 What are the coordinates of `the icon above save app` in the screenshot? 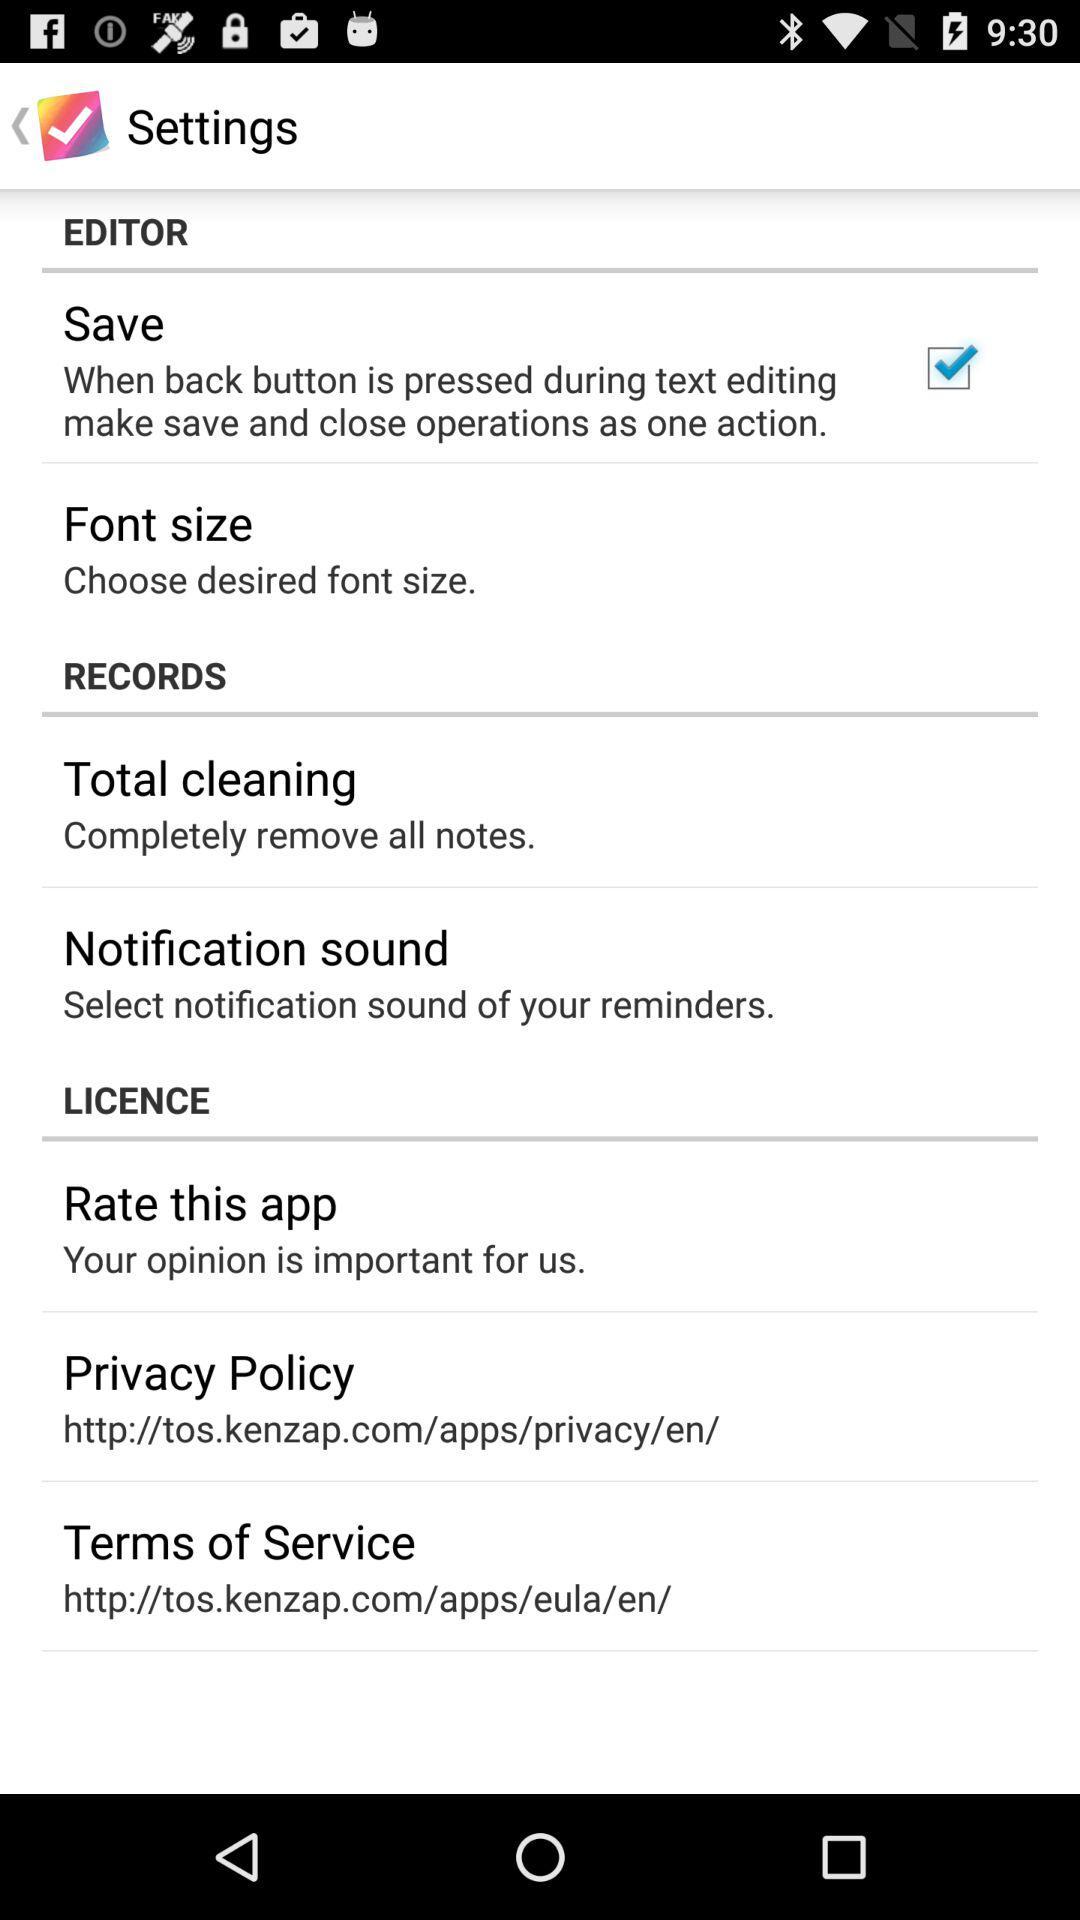 It's located at (540, 230).